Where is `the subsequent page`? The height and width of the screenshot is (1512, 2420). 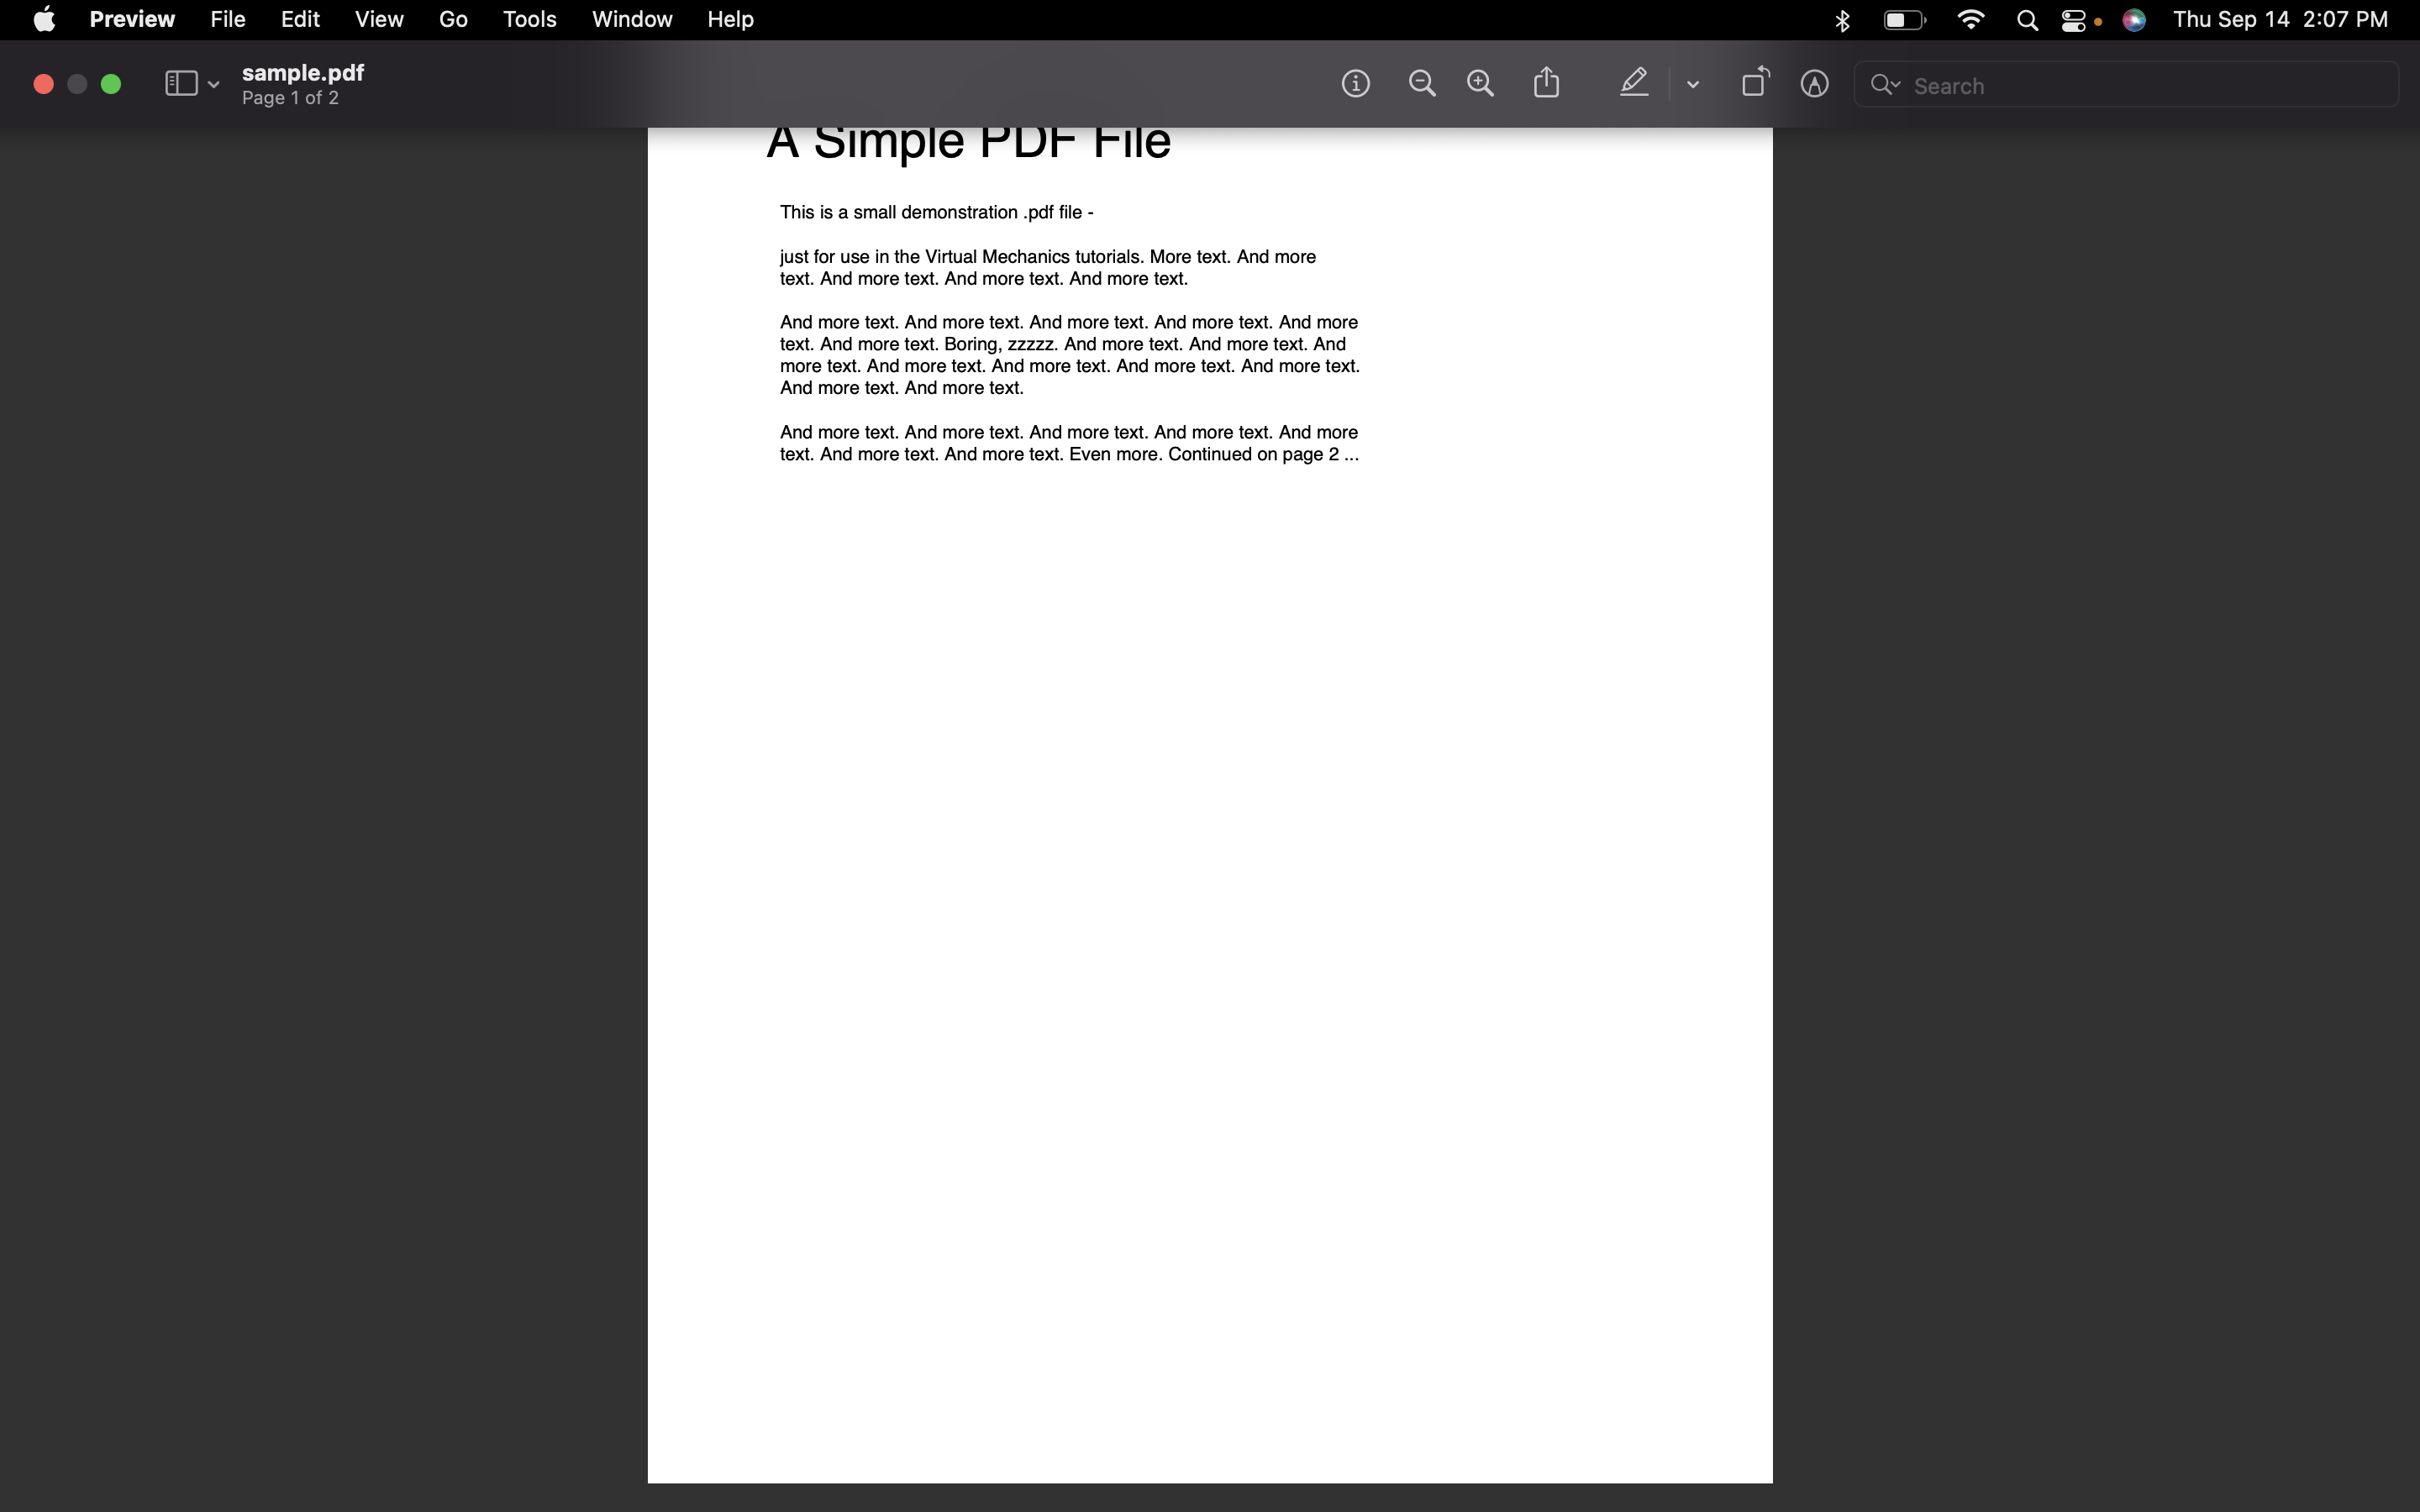
the subsequent page is located at coordinates (454, 23).